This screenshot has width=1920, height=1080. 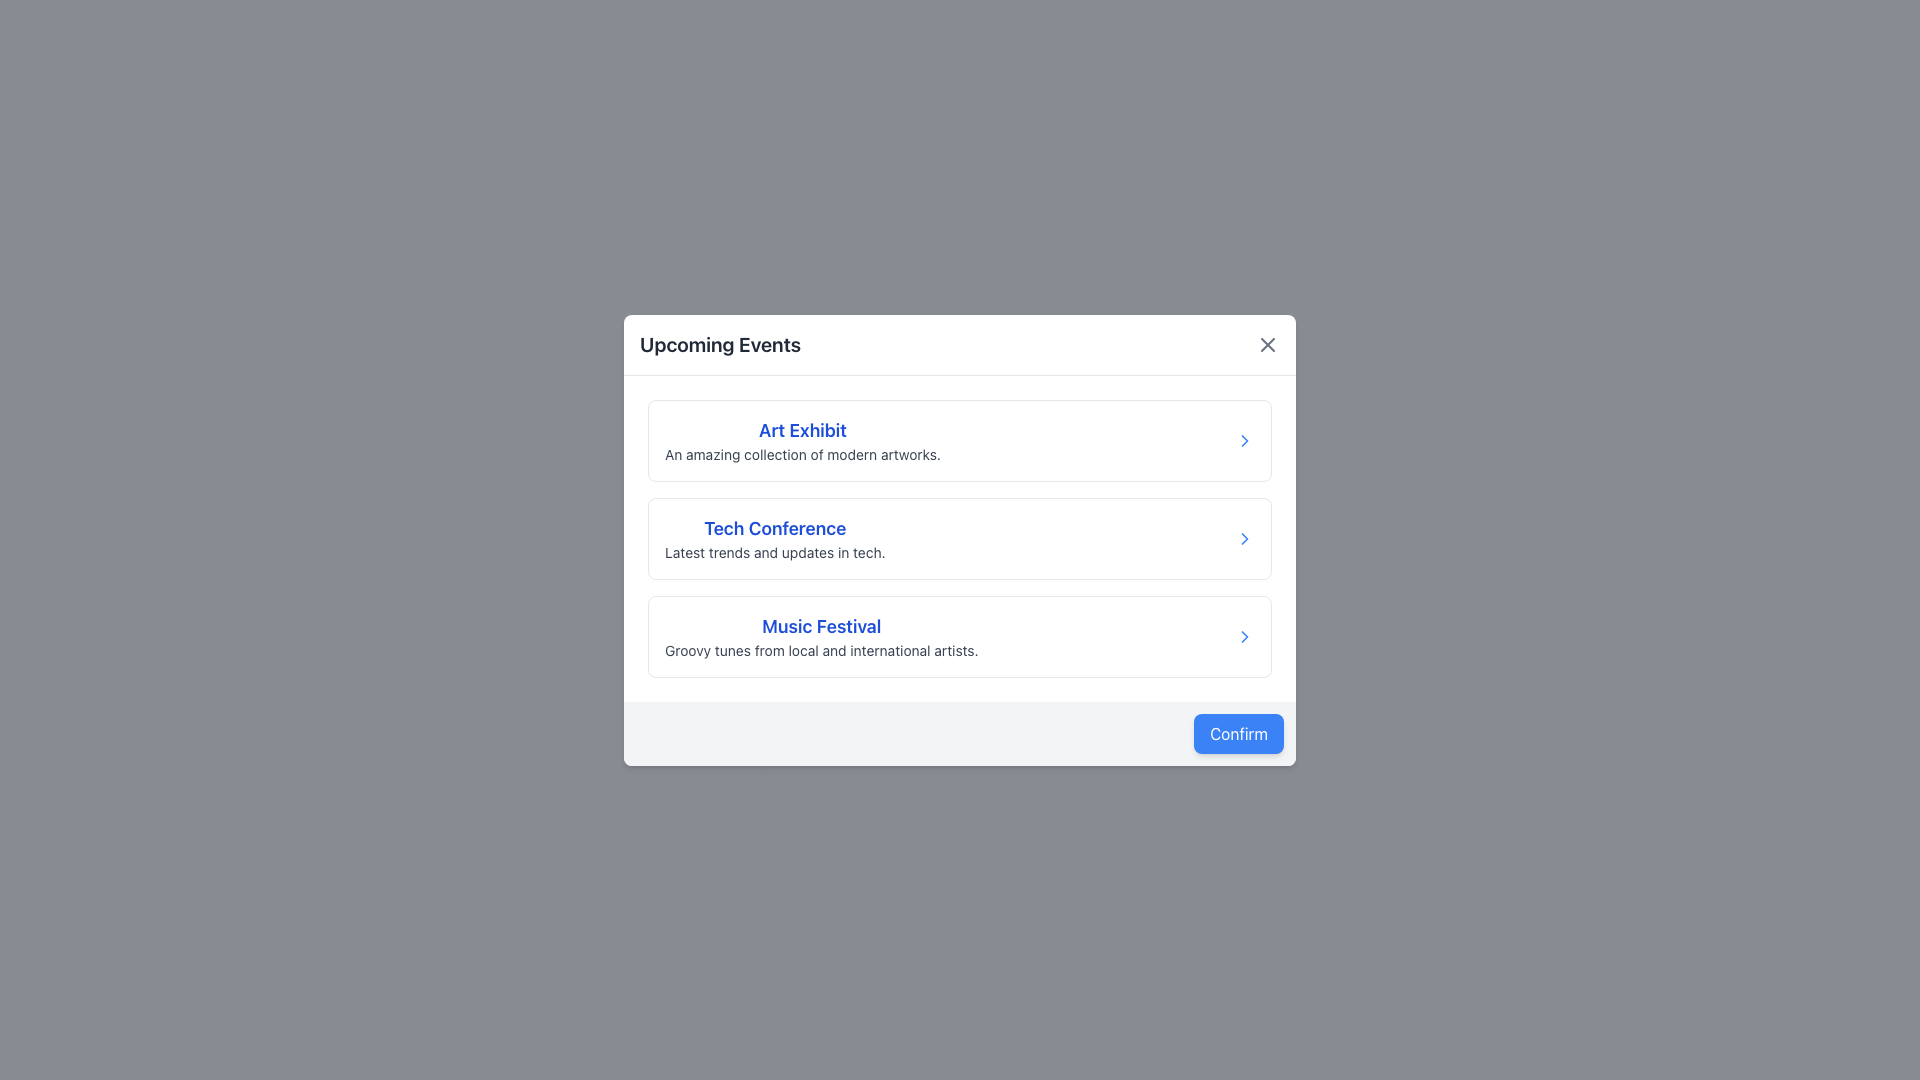 I want to click on text displayed in the second entry of the event items list, which shows 'Tech Conference' in bold blue and 'Latest trends and updates in tech.' in gray, so click(x=774, y=537).